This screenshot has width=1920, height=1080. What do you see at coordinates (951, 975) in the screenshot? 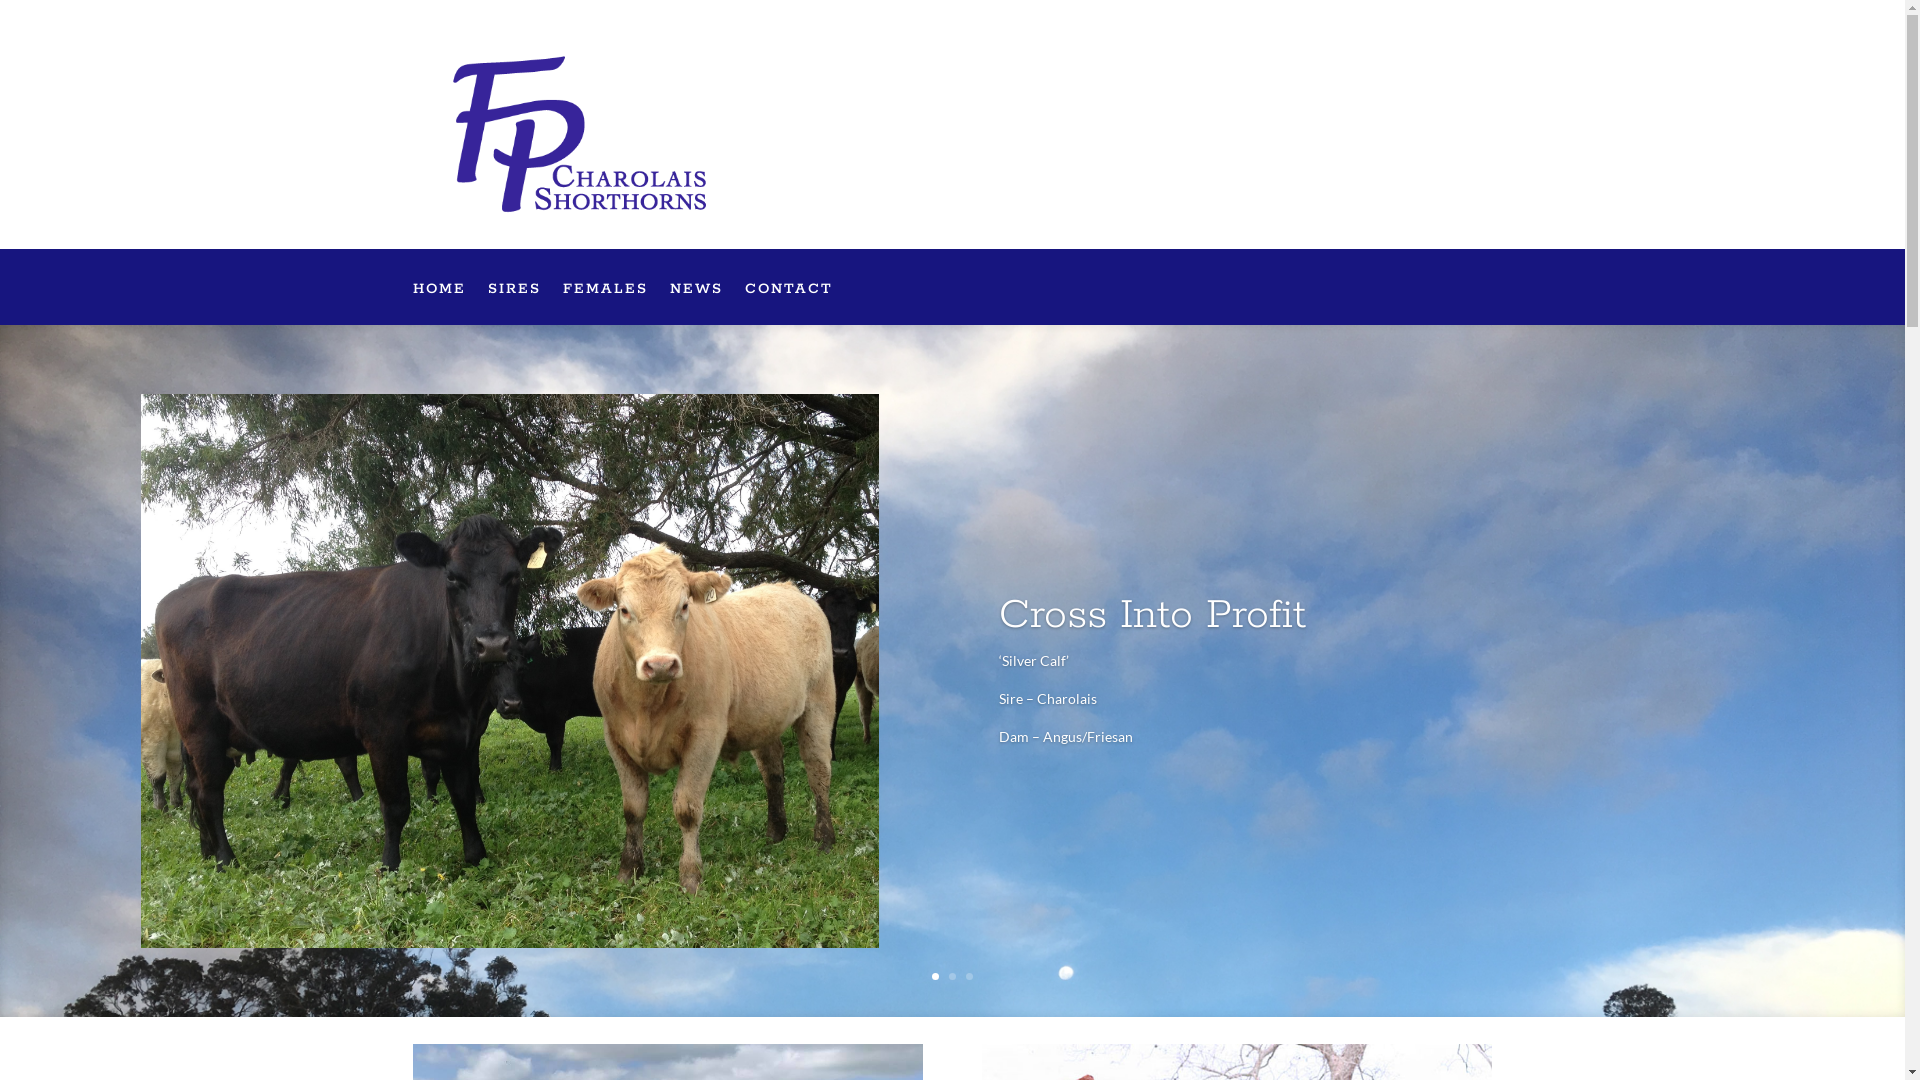
I see `'2'` at bounding box center [951, 975].